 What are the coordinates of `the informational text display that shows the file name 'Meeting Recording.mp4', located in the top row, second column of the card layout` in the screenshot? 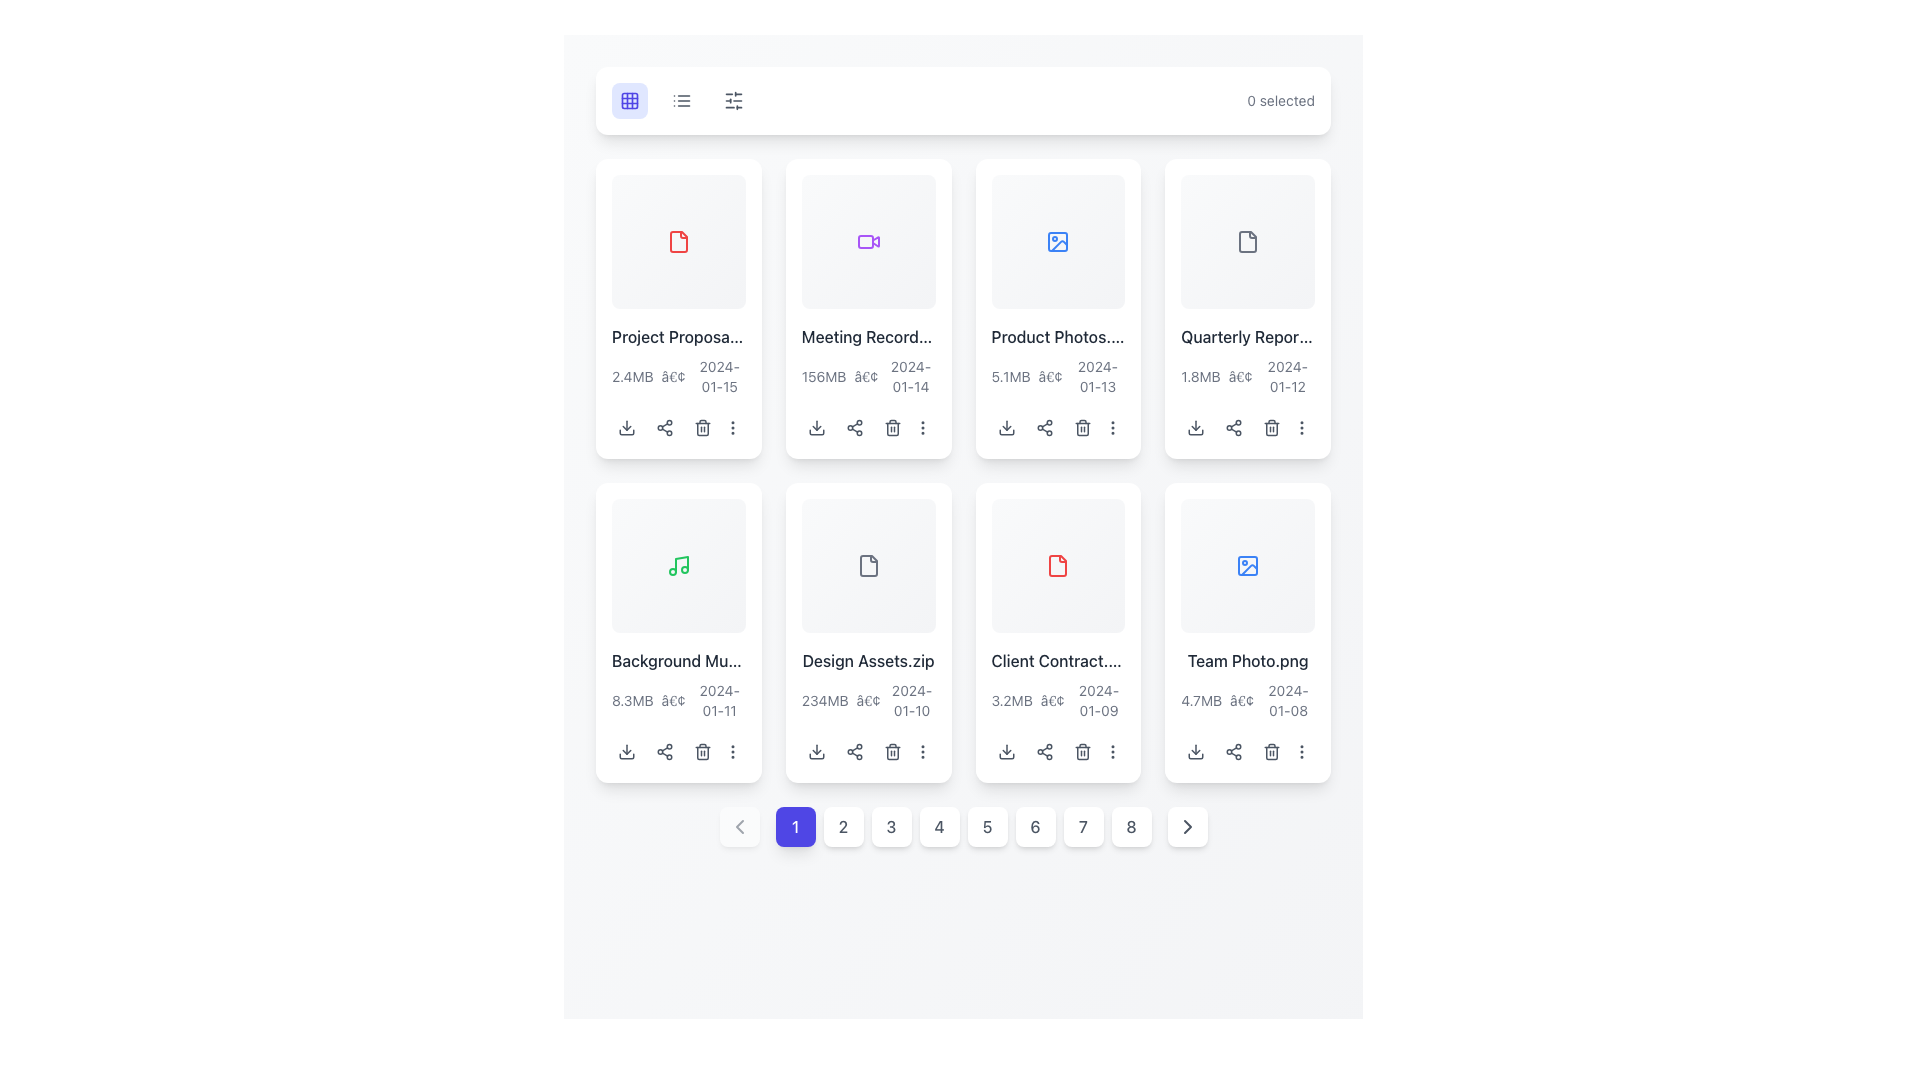 It's located at (868, 360).